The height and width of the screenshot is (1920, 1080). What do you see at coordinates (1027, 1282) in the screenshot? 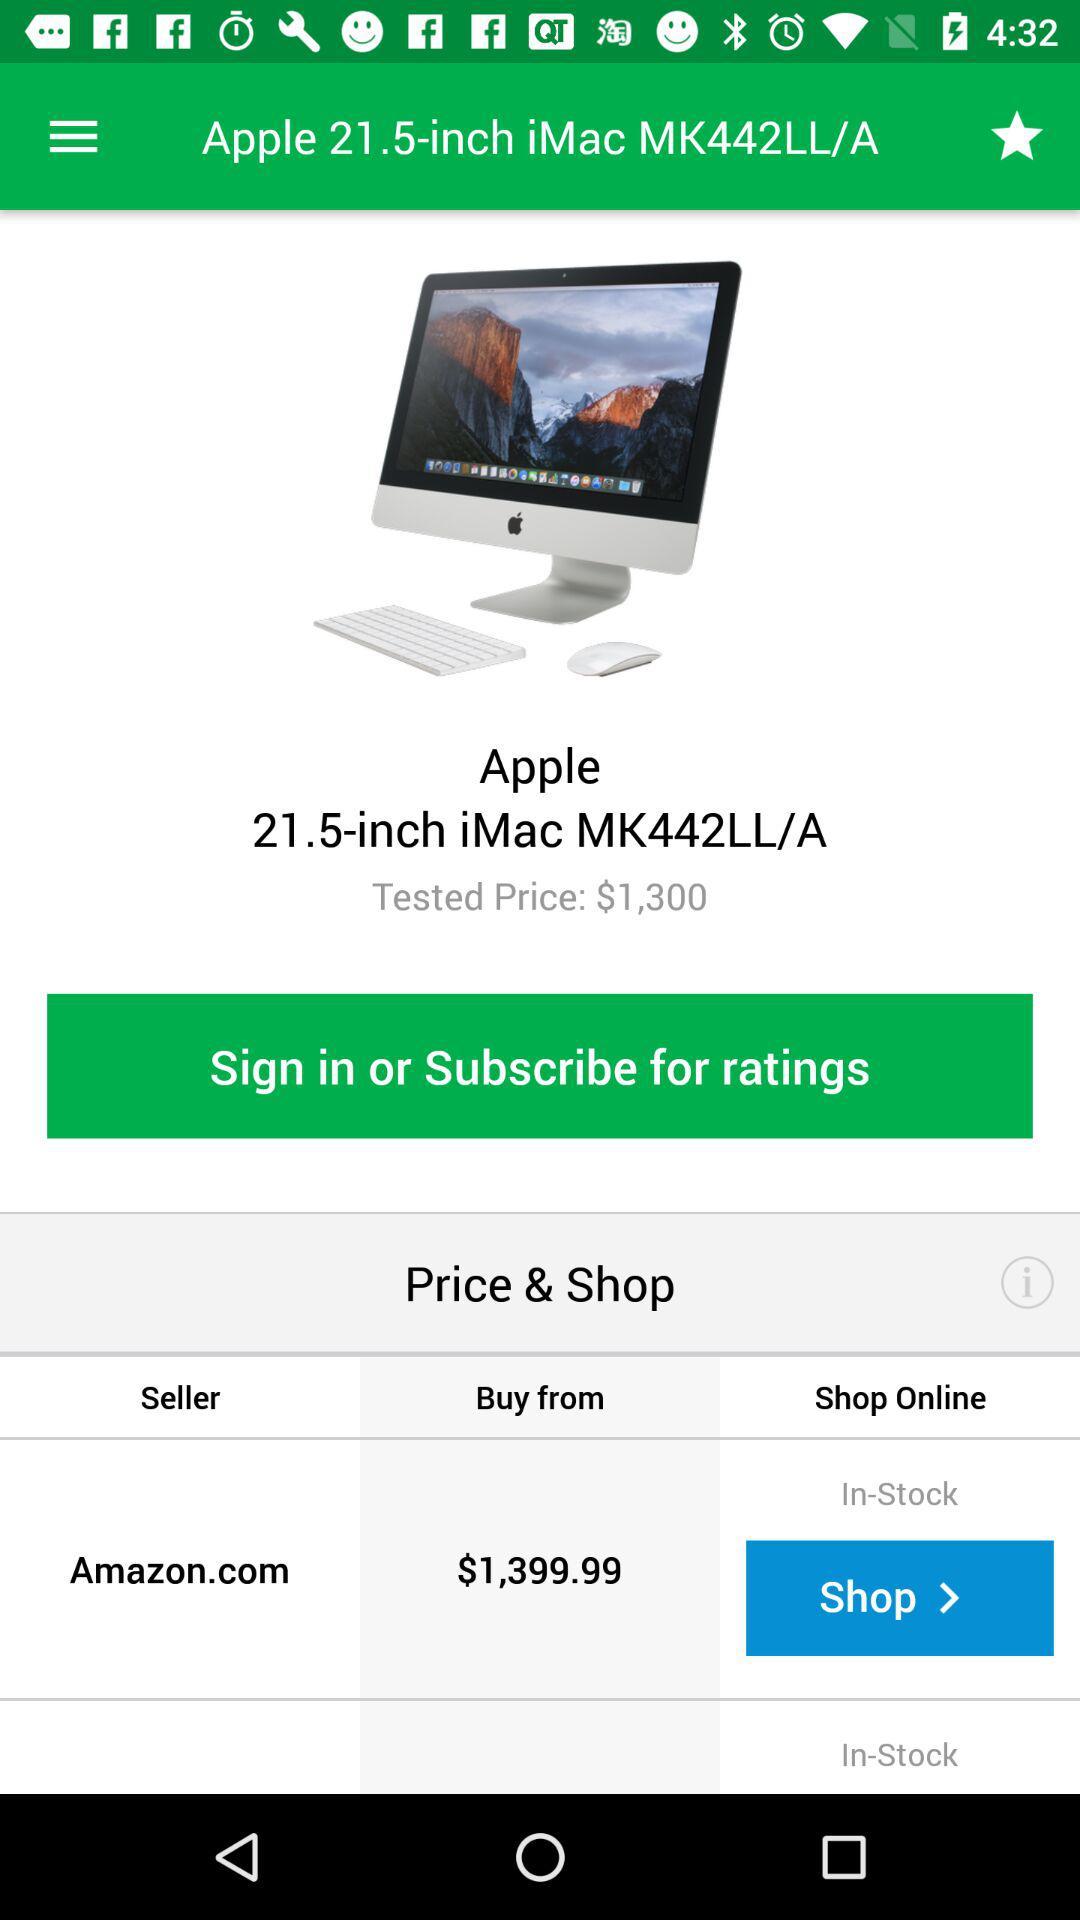
I see `see more information` at bounding box center [1027, 1282].